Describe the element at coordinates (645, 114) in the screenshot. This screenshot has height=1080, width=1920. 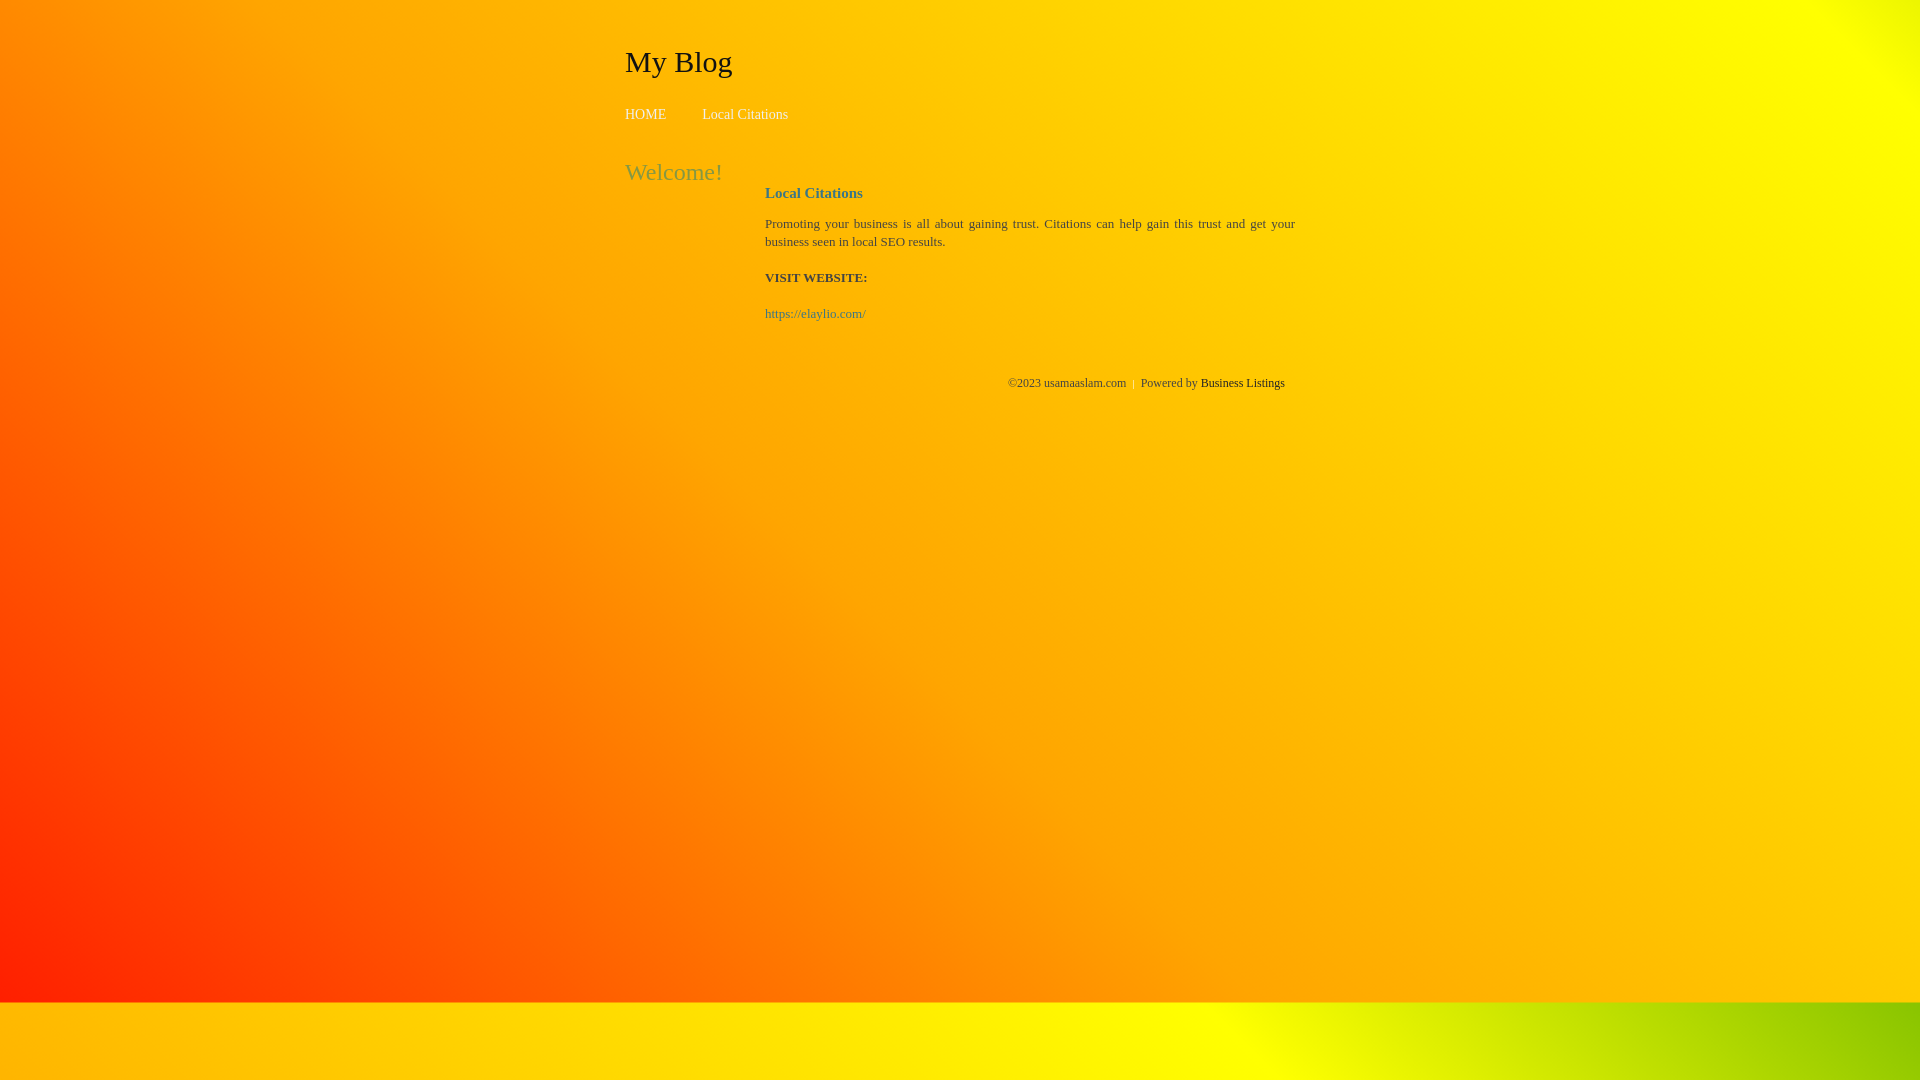
I see `'HOME'` at that location.